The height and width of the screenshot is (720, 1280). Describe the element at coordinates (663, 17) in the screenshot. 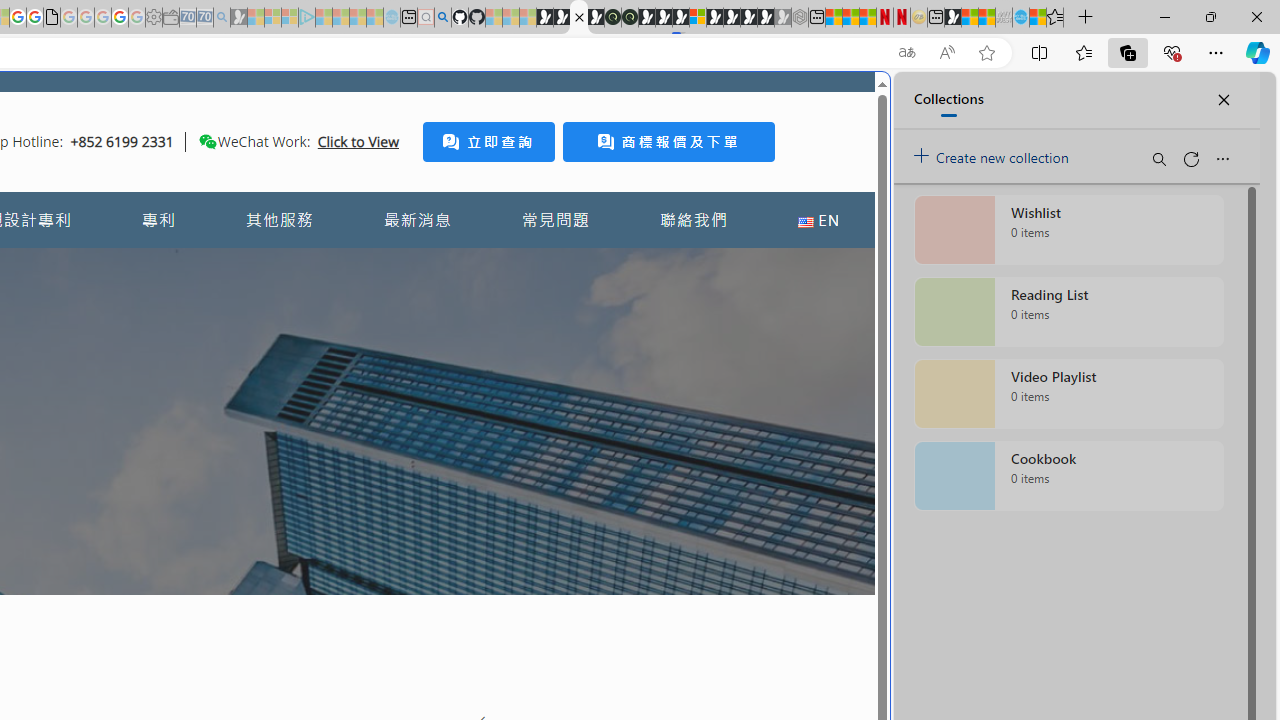

I see `'Play Cave FRVR in your browser | Games from Microsoft Start'` at that location.